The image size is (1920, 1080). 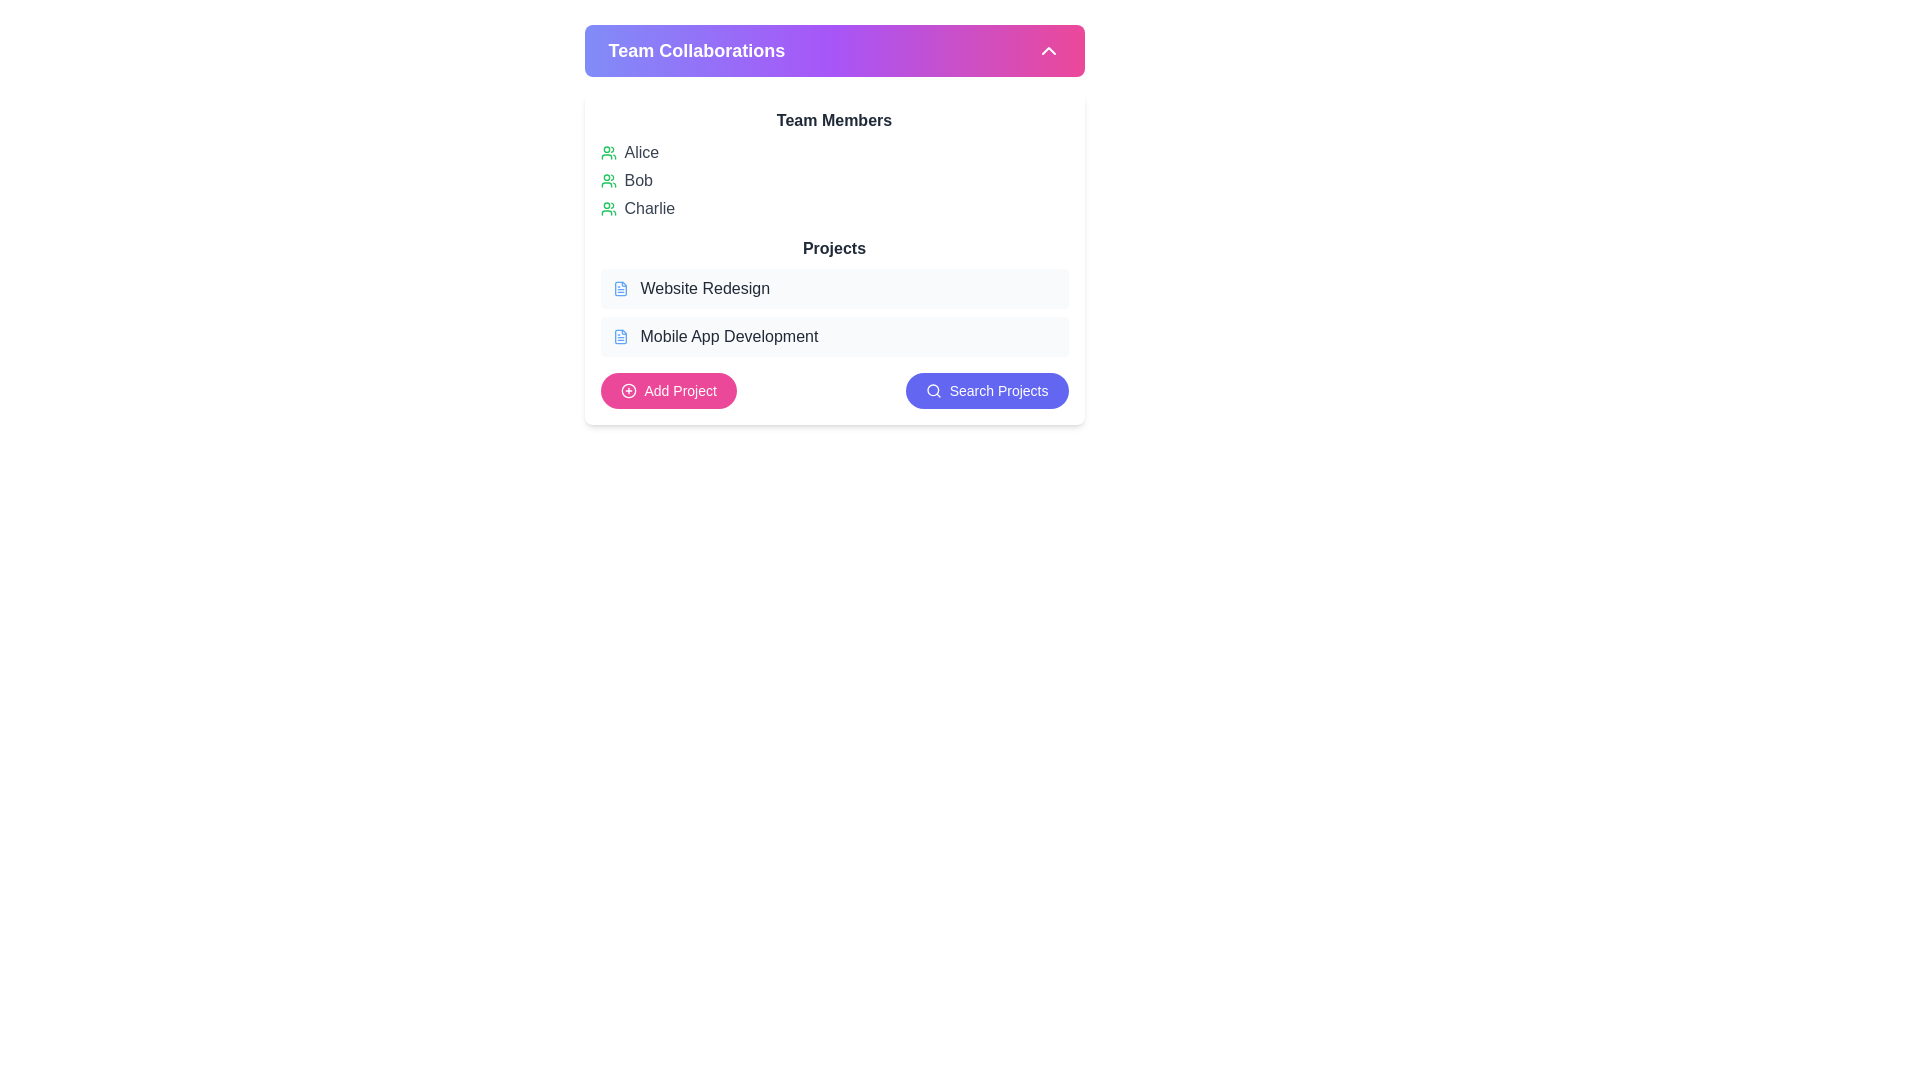 I want to click on the icon representing 'Charlie', which is visually characterized by two green user-like silhouettes and is part of the 'Team Members' list, so click(x=607, y=208).